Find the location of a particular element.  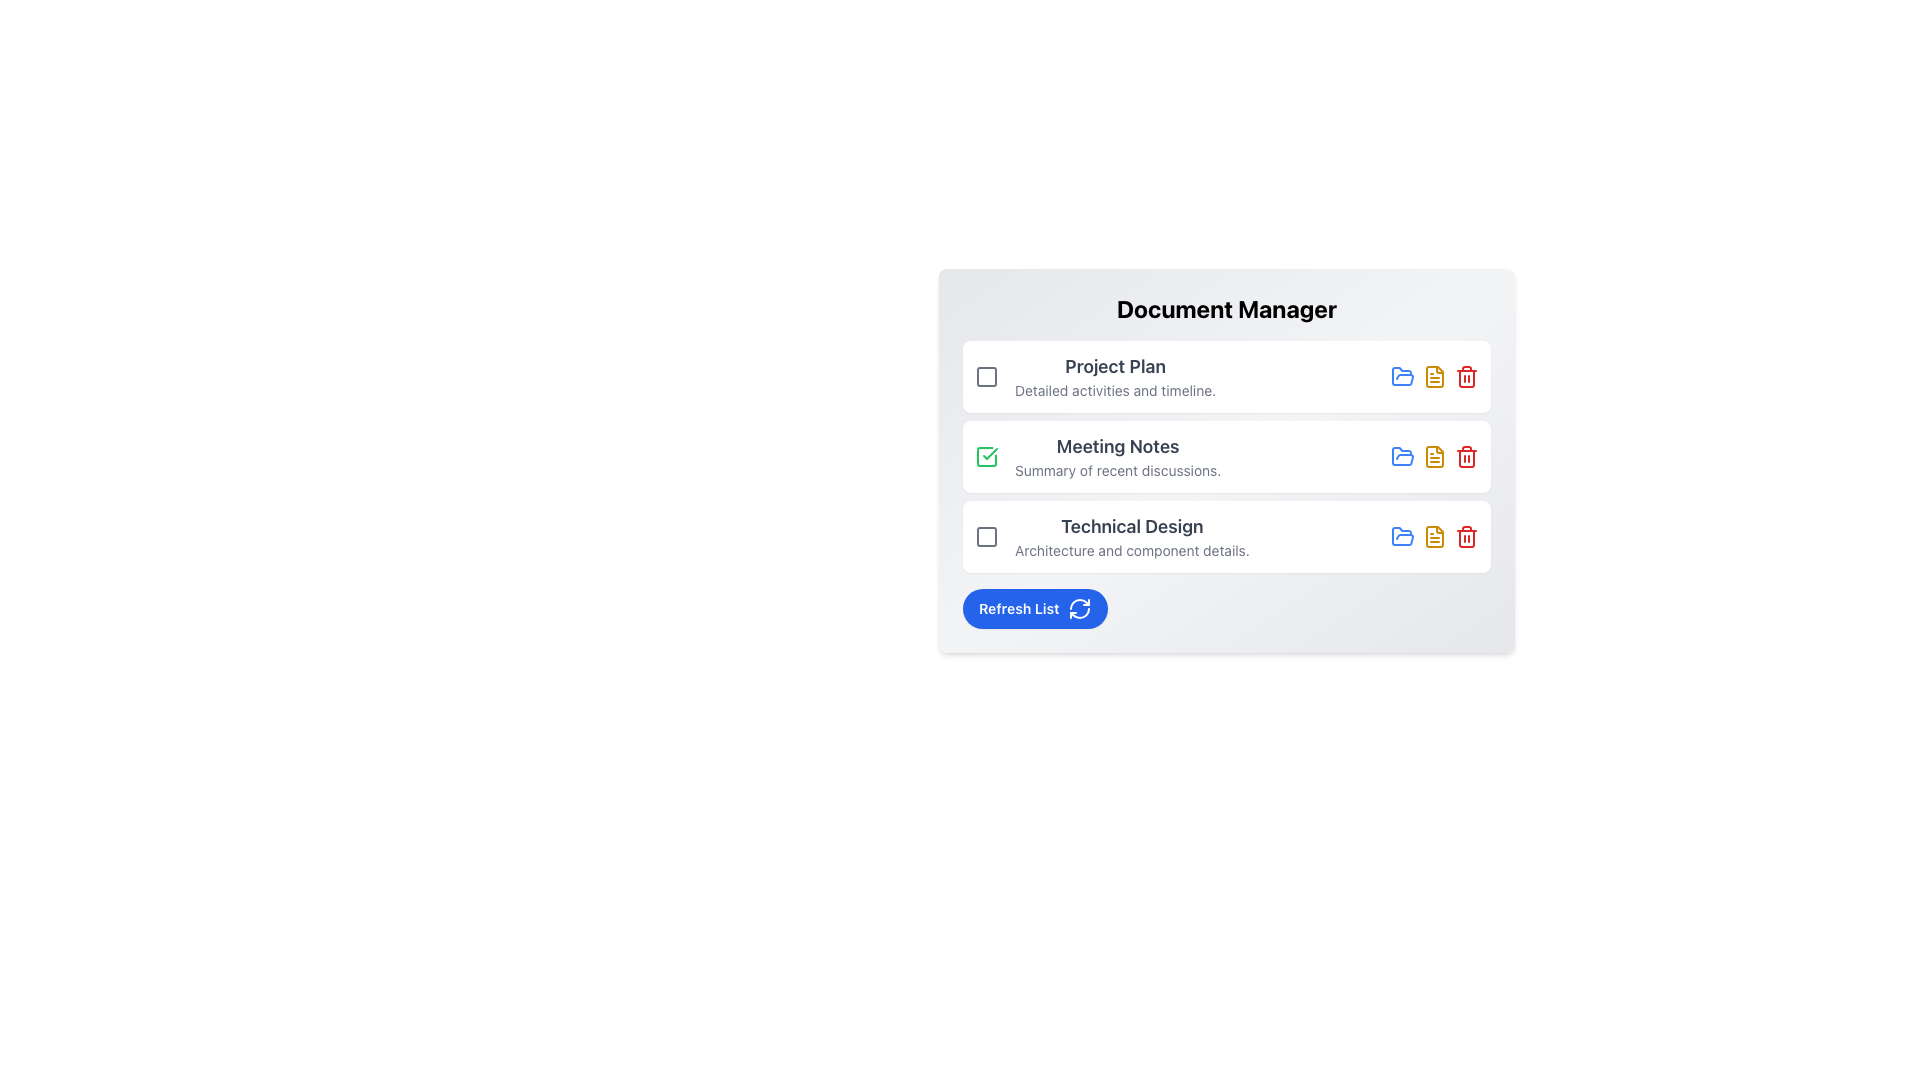

the middle text-based list entry titled 'Meeting Notes' is located at coordinates (1097, 456).